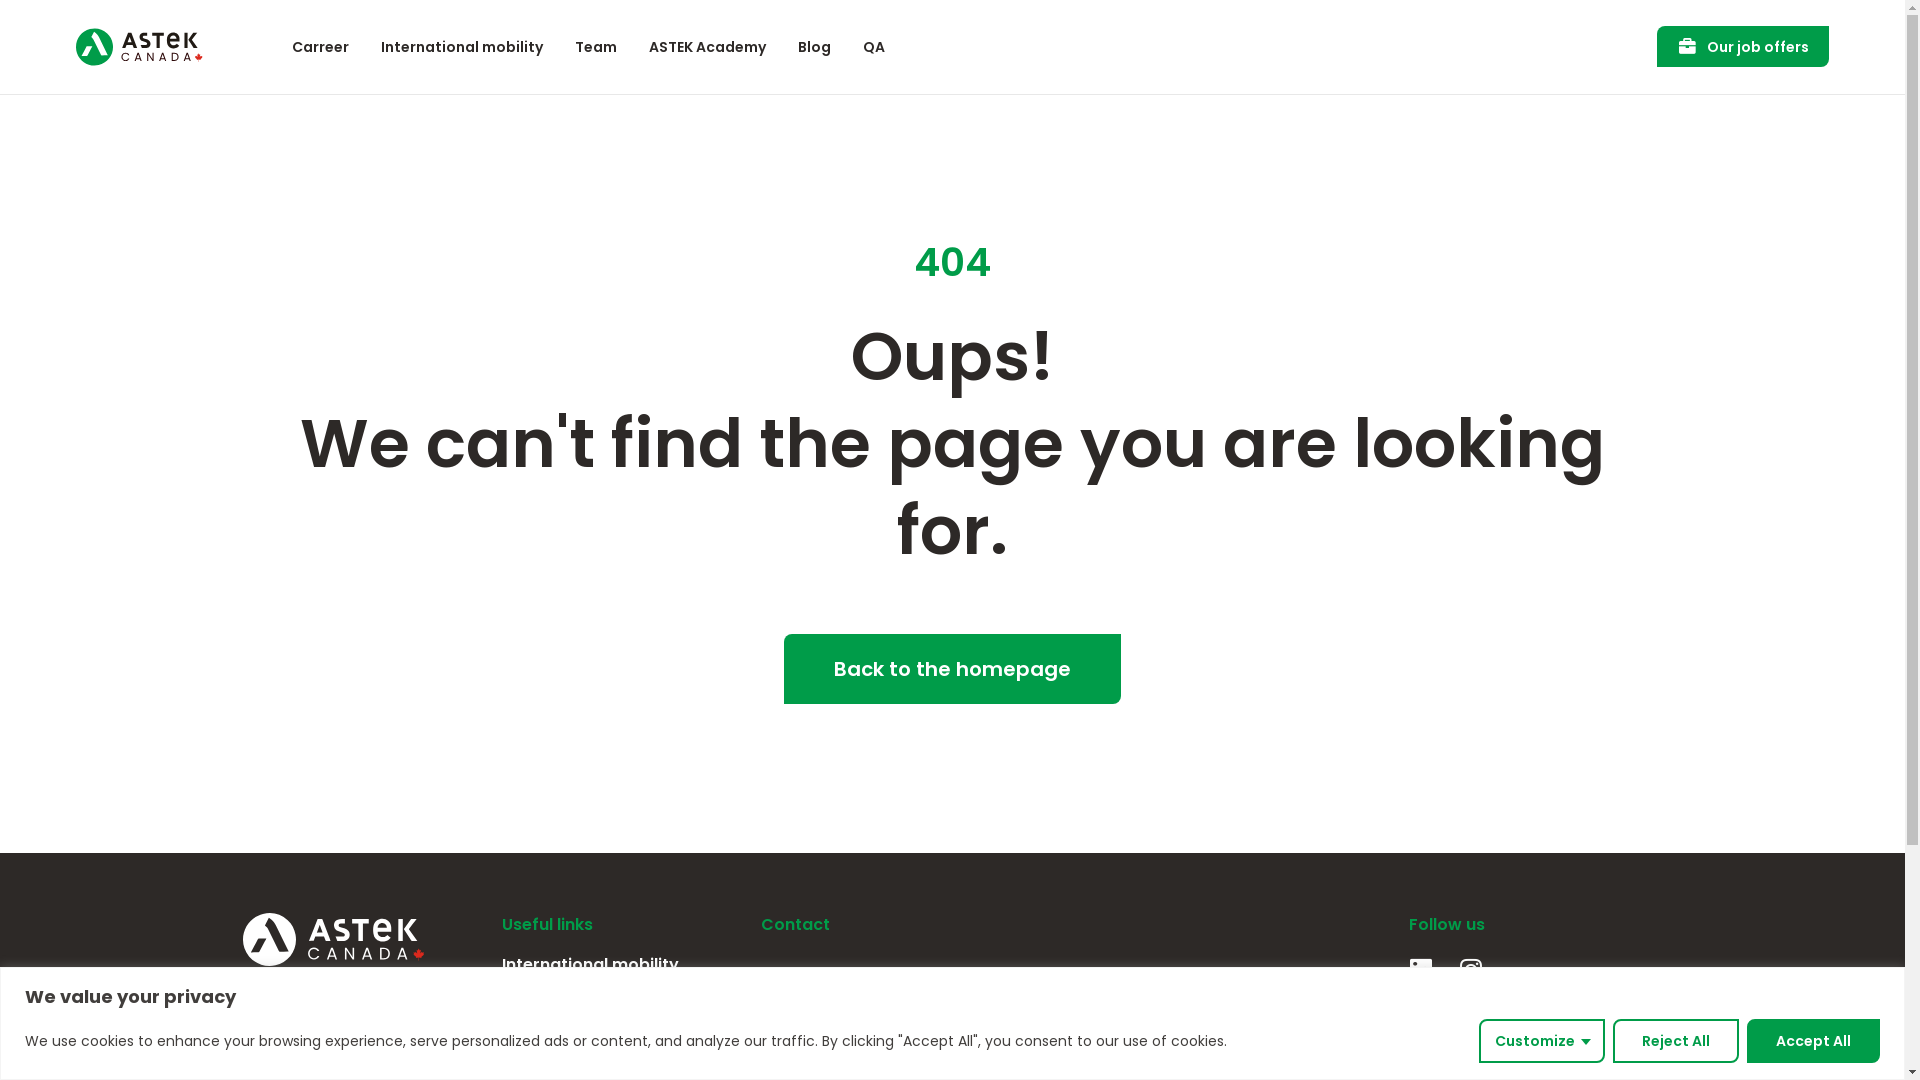  What do you see at coordinates (1675, 1039) in the screenshot?
I see `'Reject All'` at bounding box center [1675, 1039].